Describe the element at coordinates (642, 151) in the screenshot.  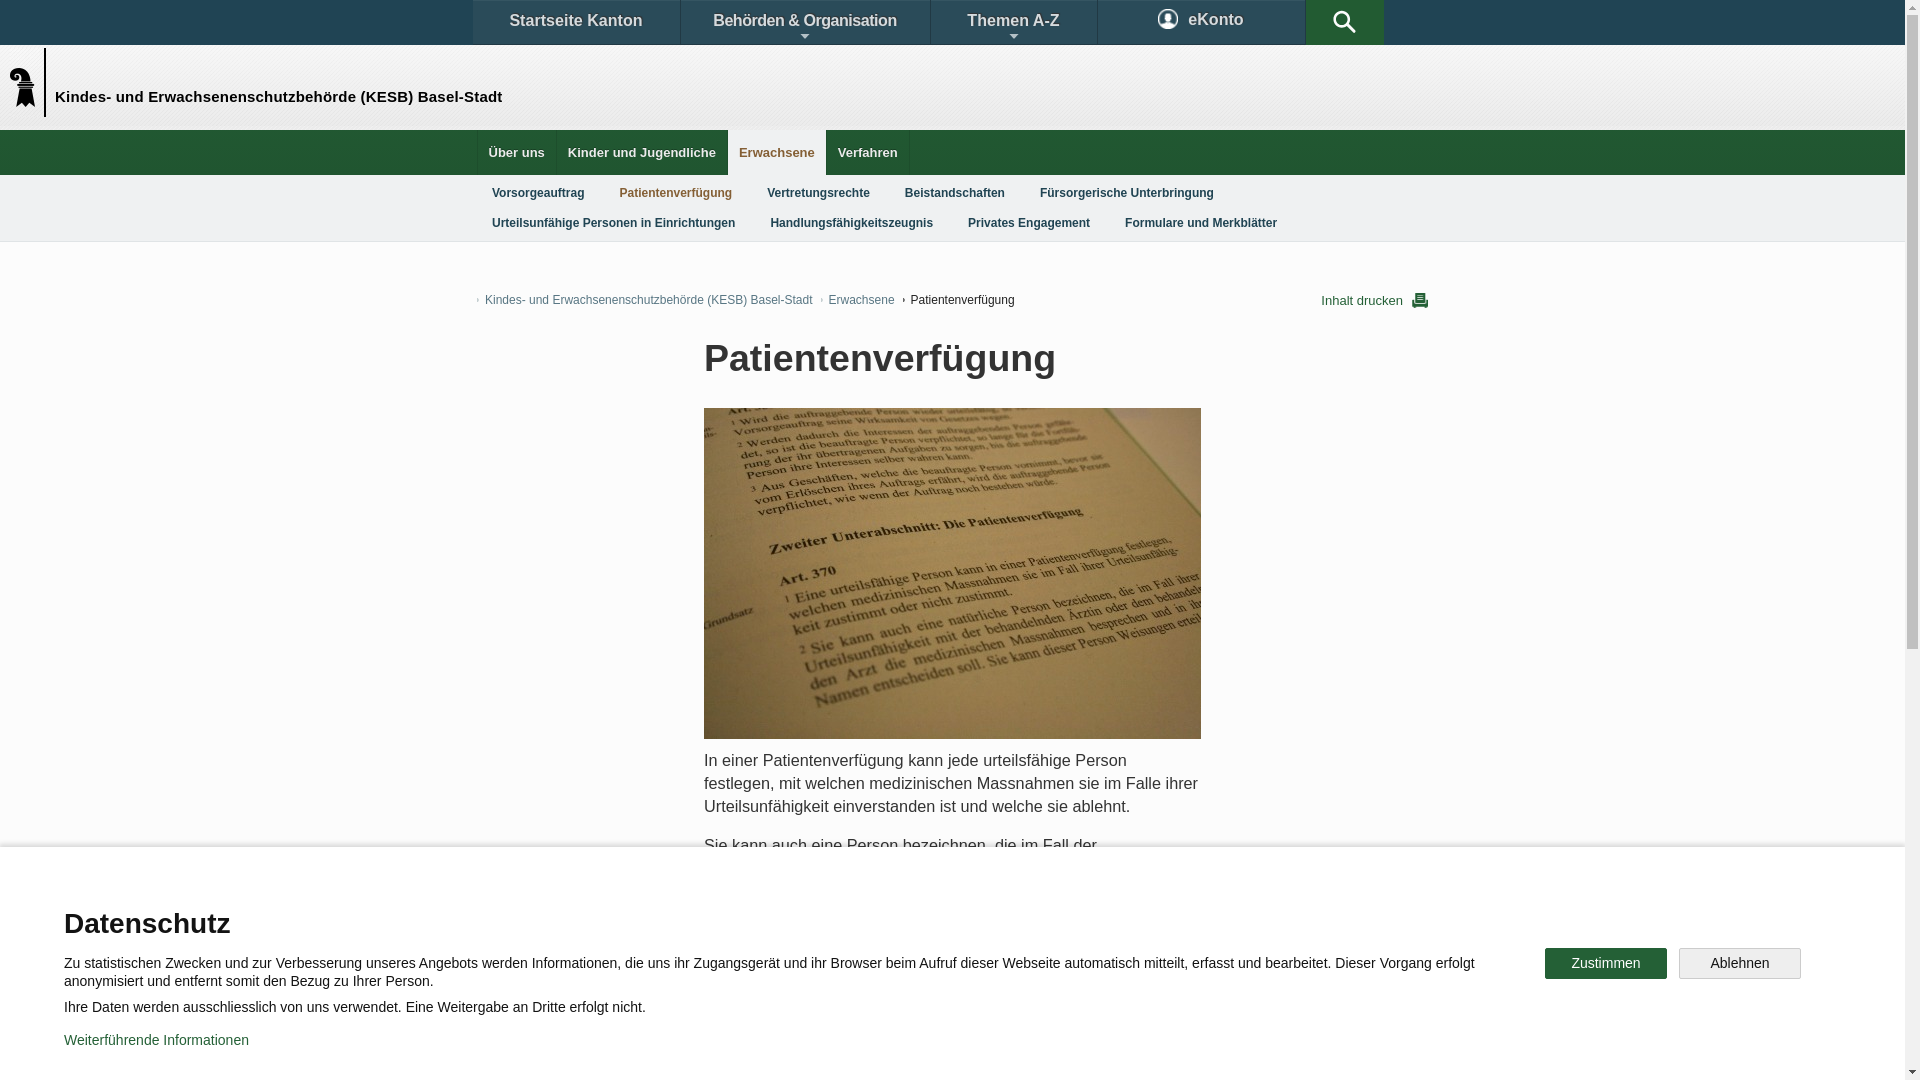
I see `'Kinder und Jugendliche'` at that location.